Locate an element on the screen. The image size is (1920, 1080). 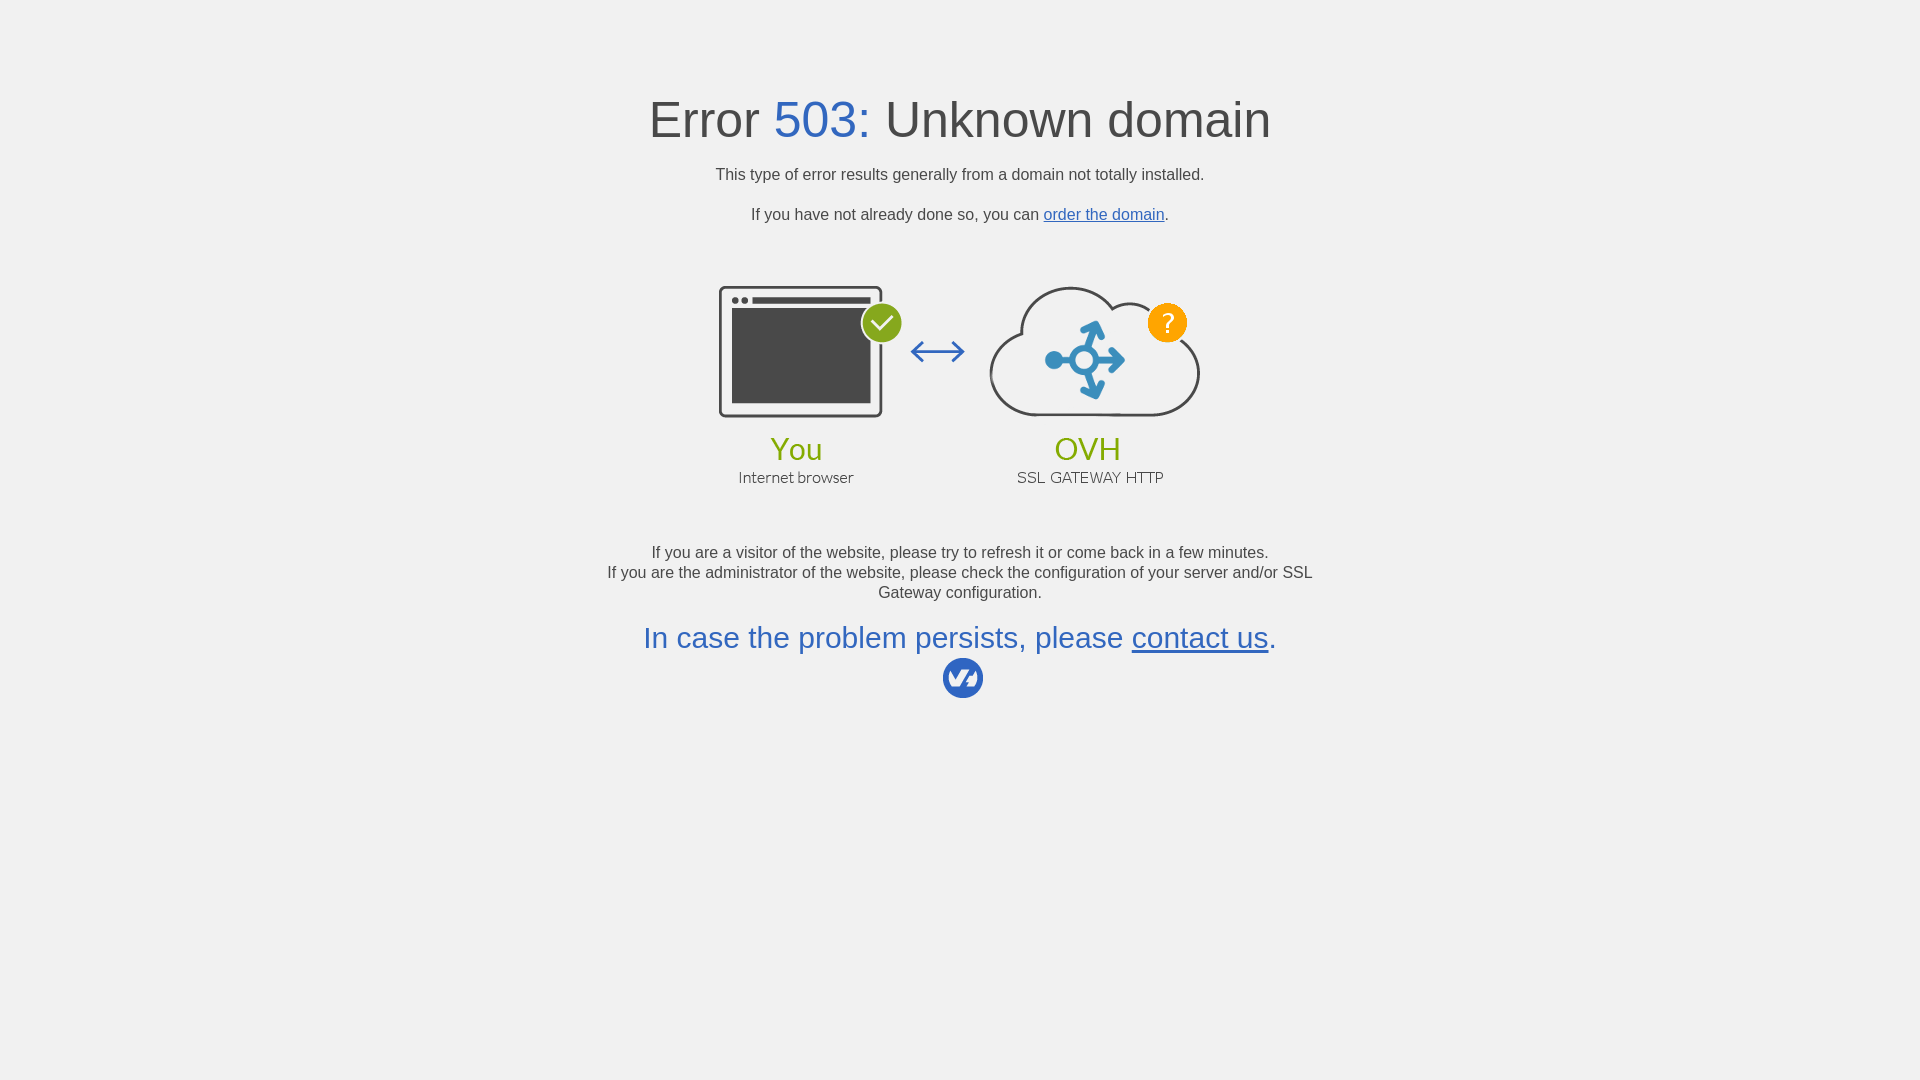
'order the domain' is located at coordinates (1042, 214).